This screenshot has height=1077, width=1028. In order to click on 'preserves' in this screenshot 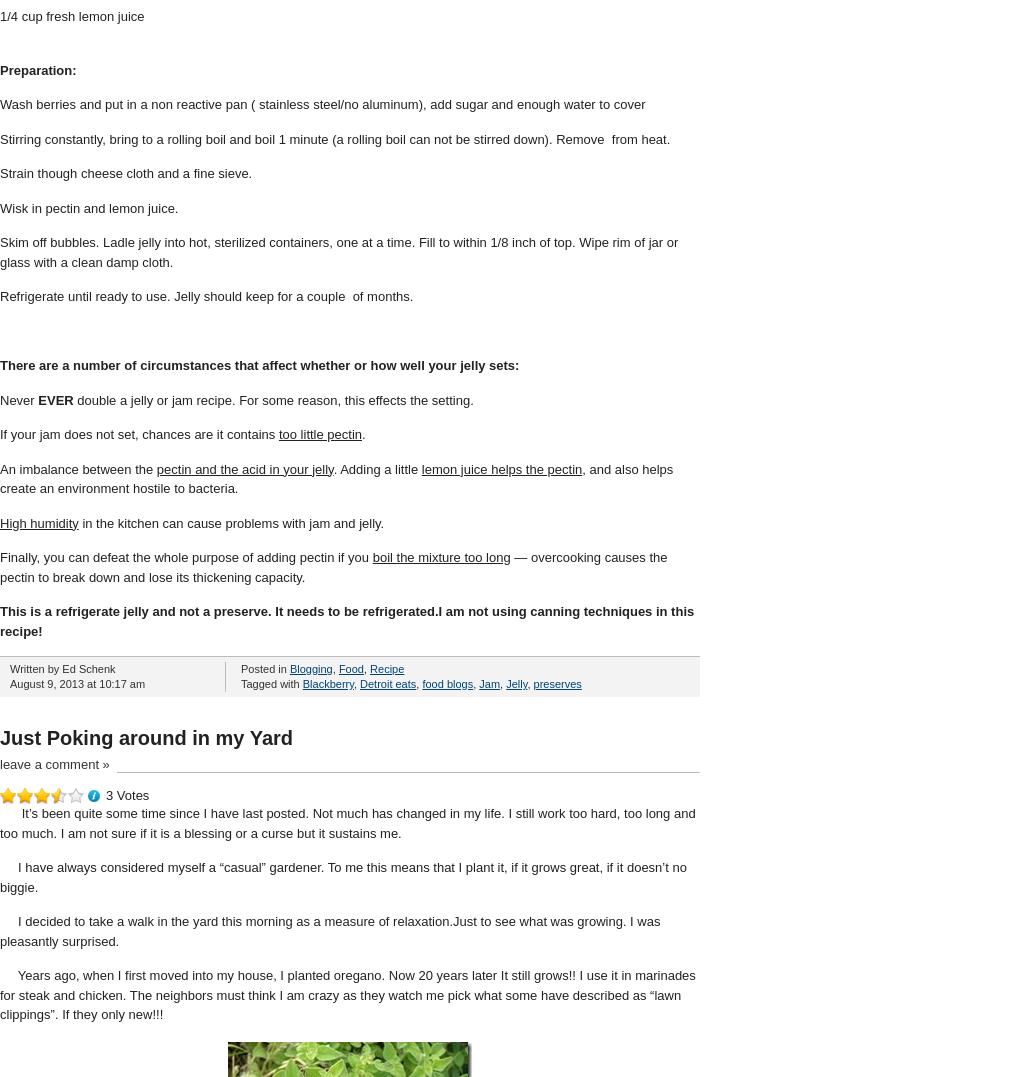, I will do `click(556, 683)`.